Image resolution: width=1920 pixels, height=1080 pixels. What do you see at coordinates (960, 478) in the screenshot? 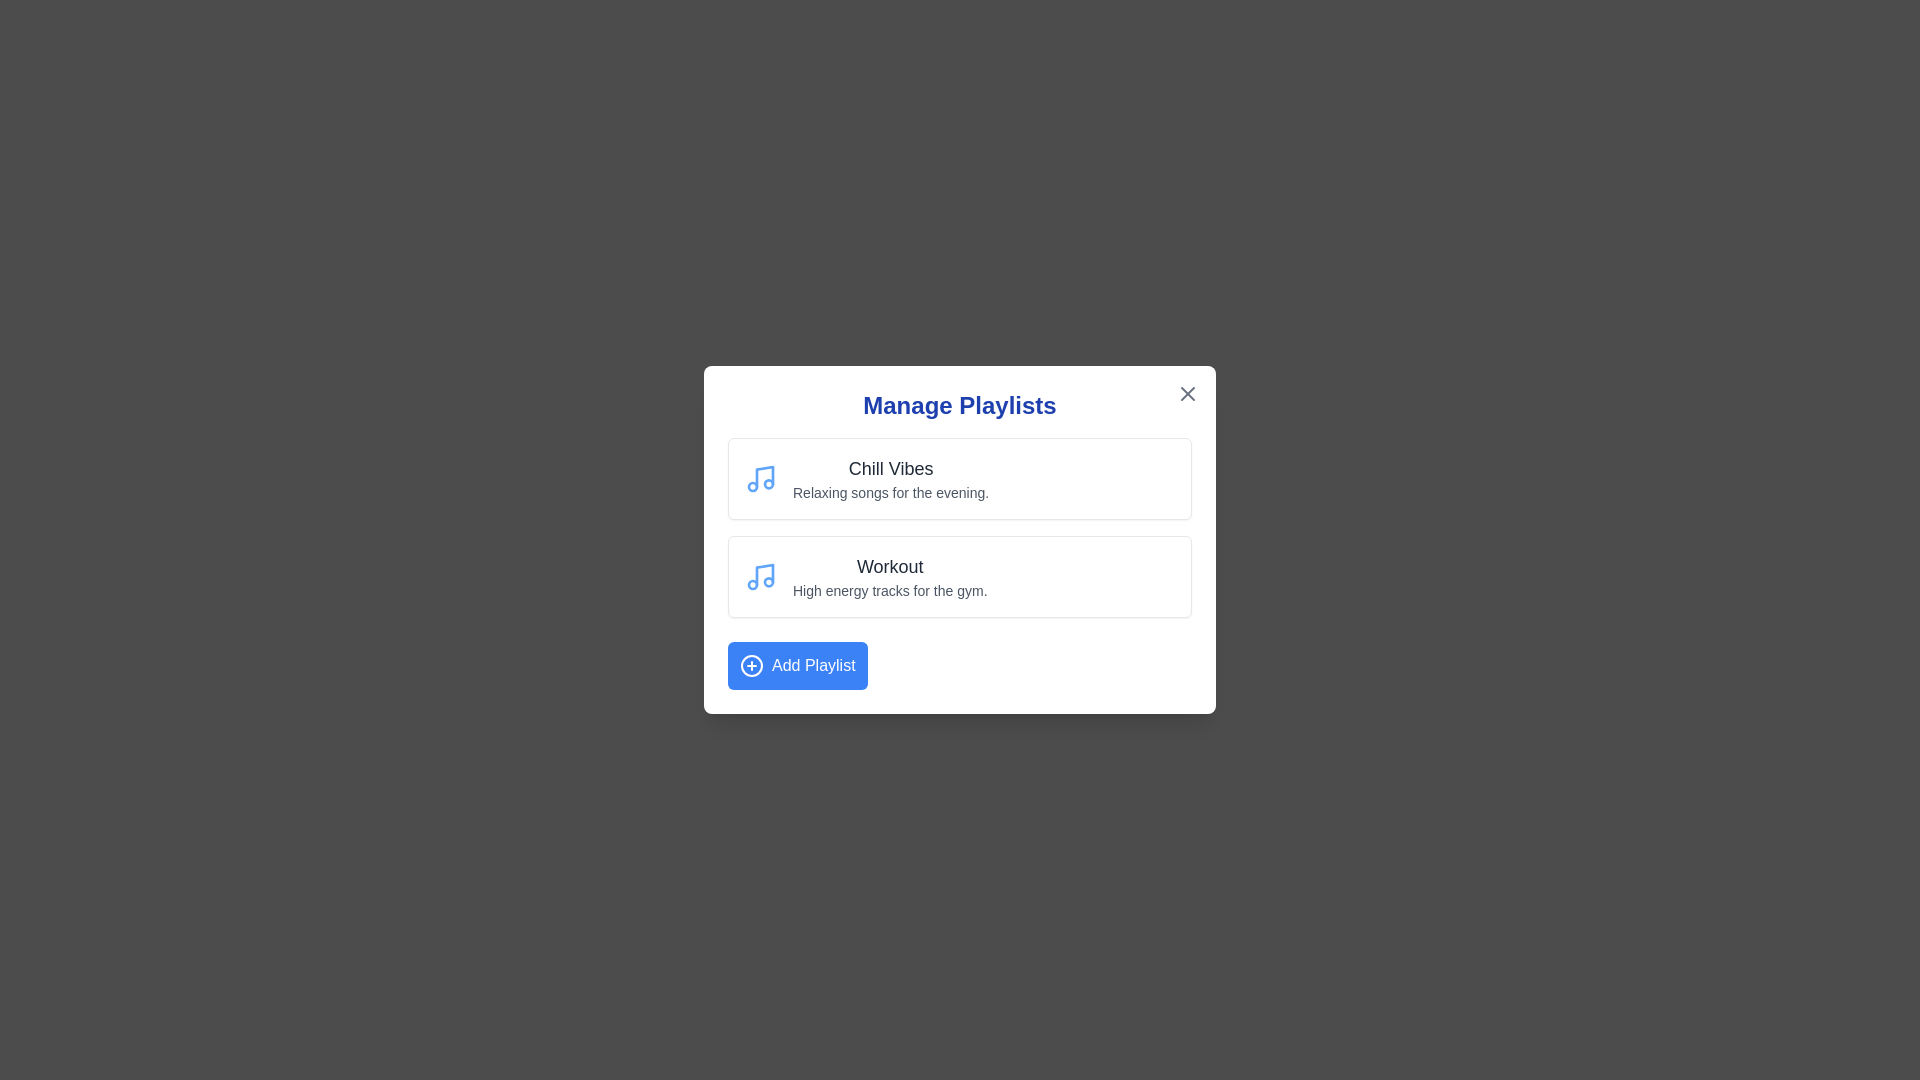
I see `the first playlist item in the 'Manage Playlists' modal` at bounding box center [960, 478].